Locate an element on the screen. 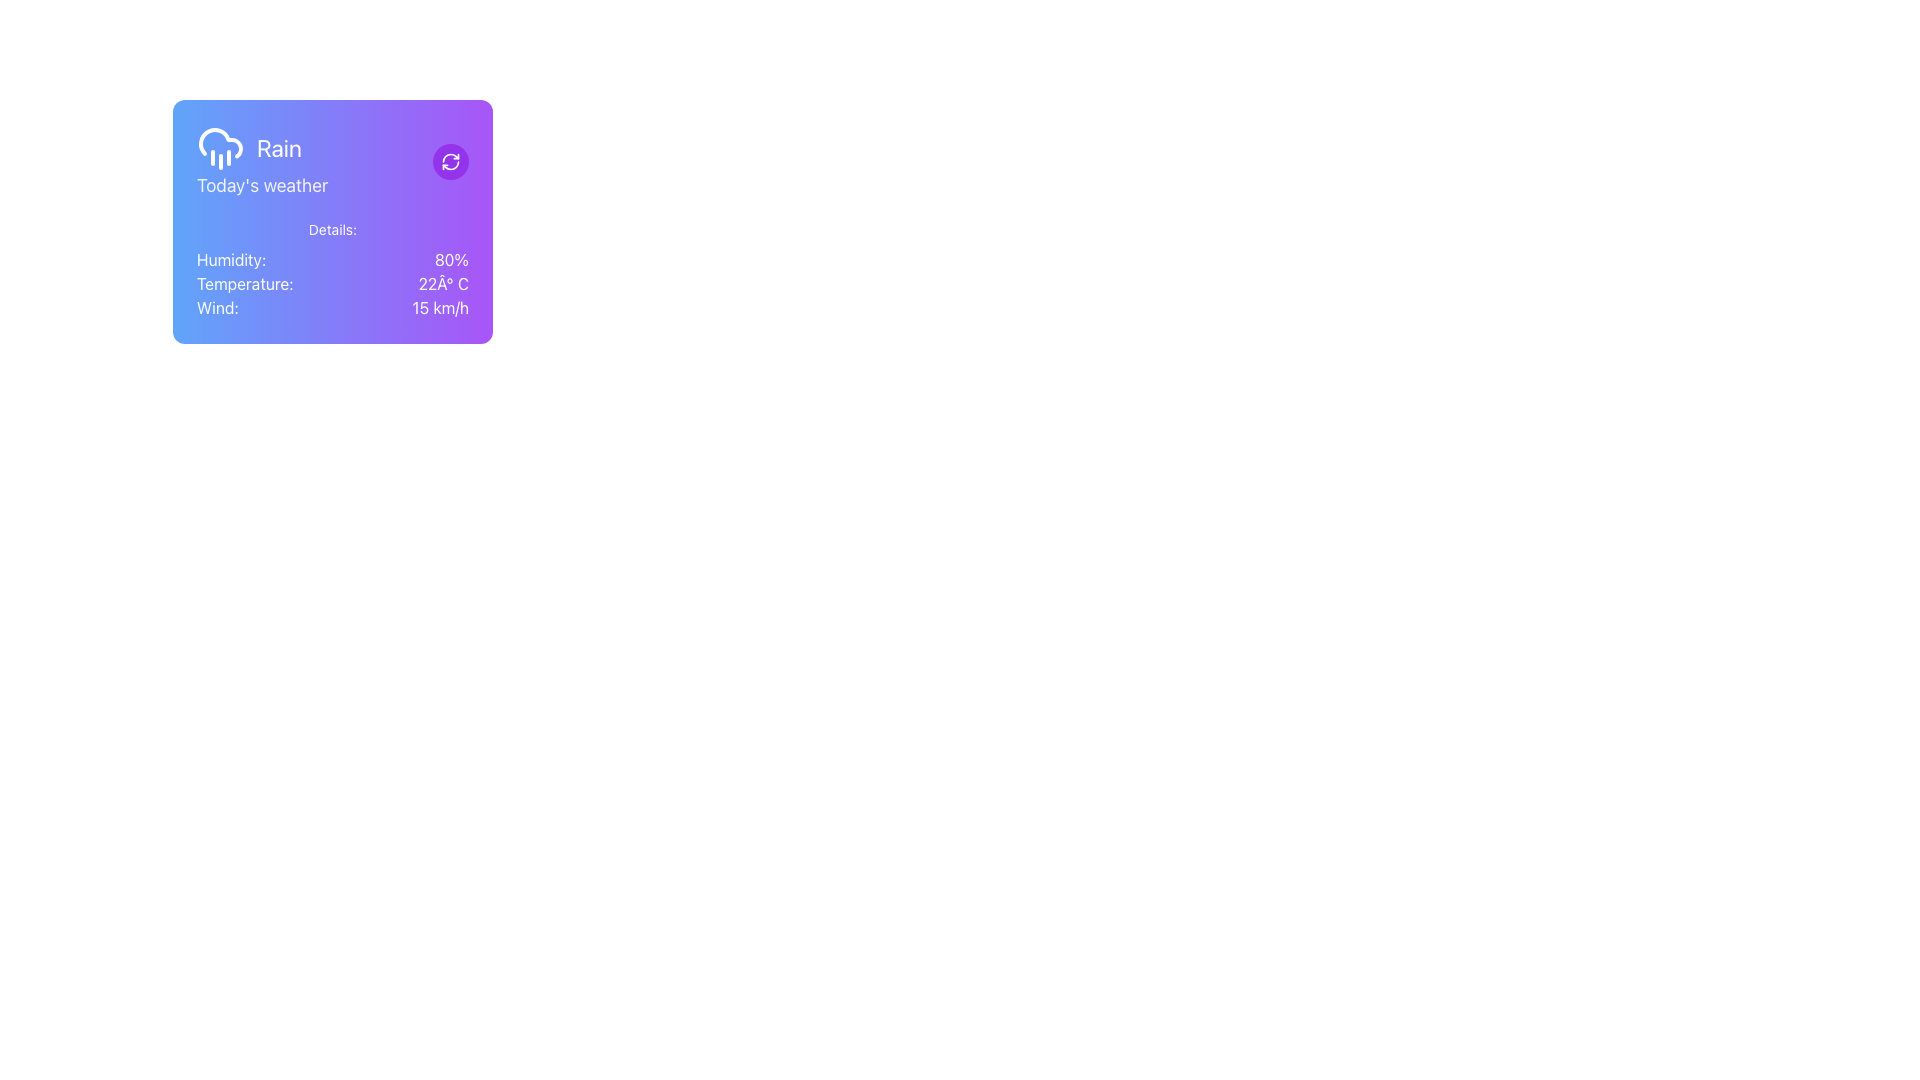 Image resolution: width=1920 pixels, height=1080 pixels. the Text Label that serves as a heading for the weather details section, positioned at the top of the vertical layout is located at coordinates (332, 229).